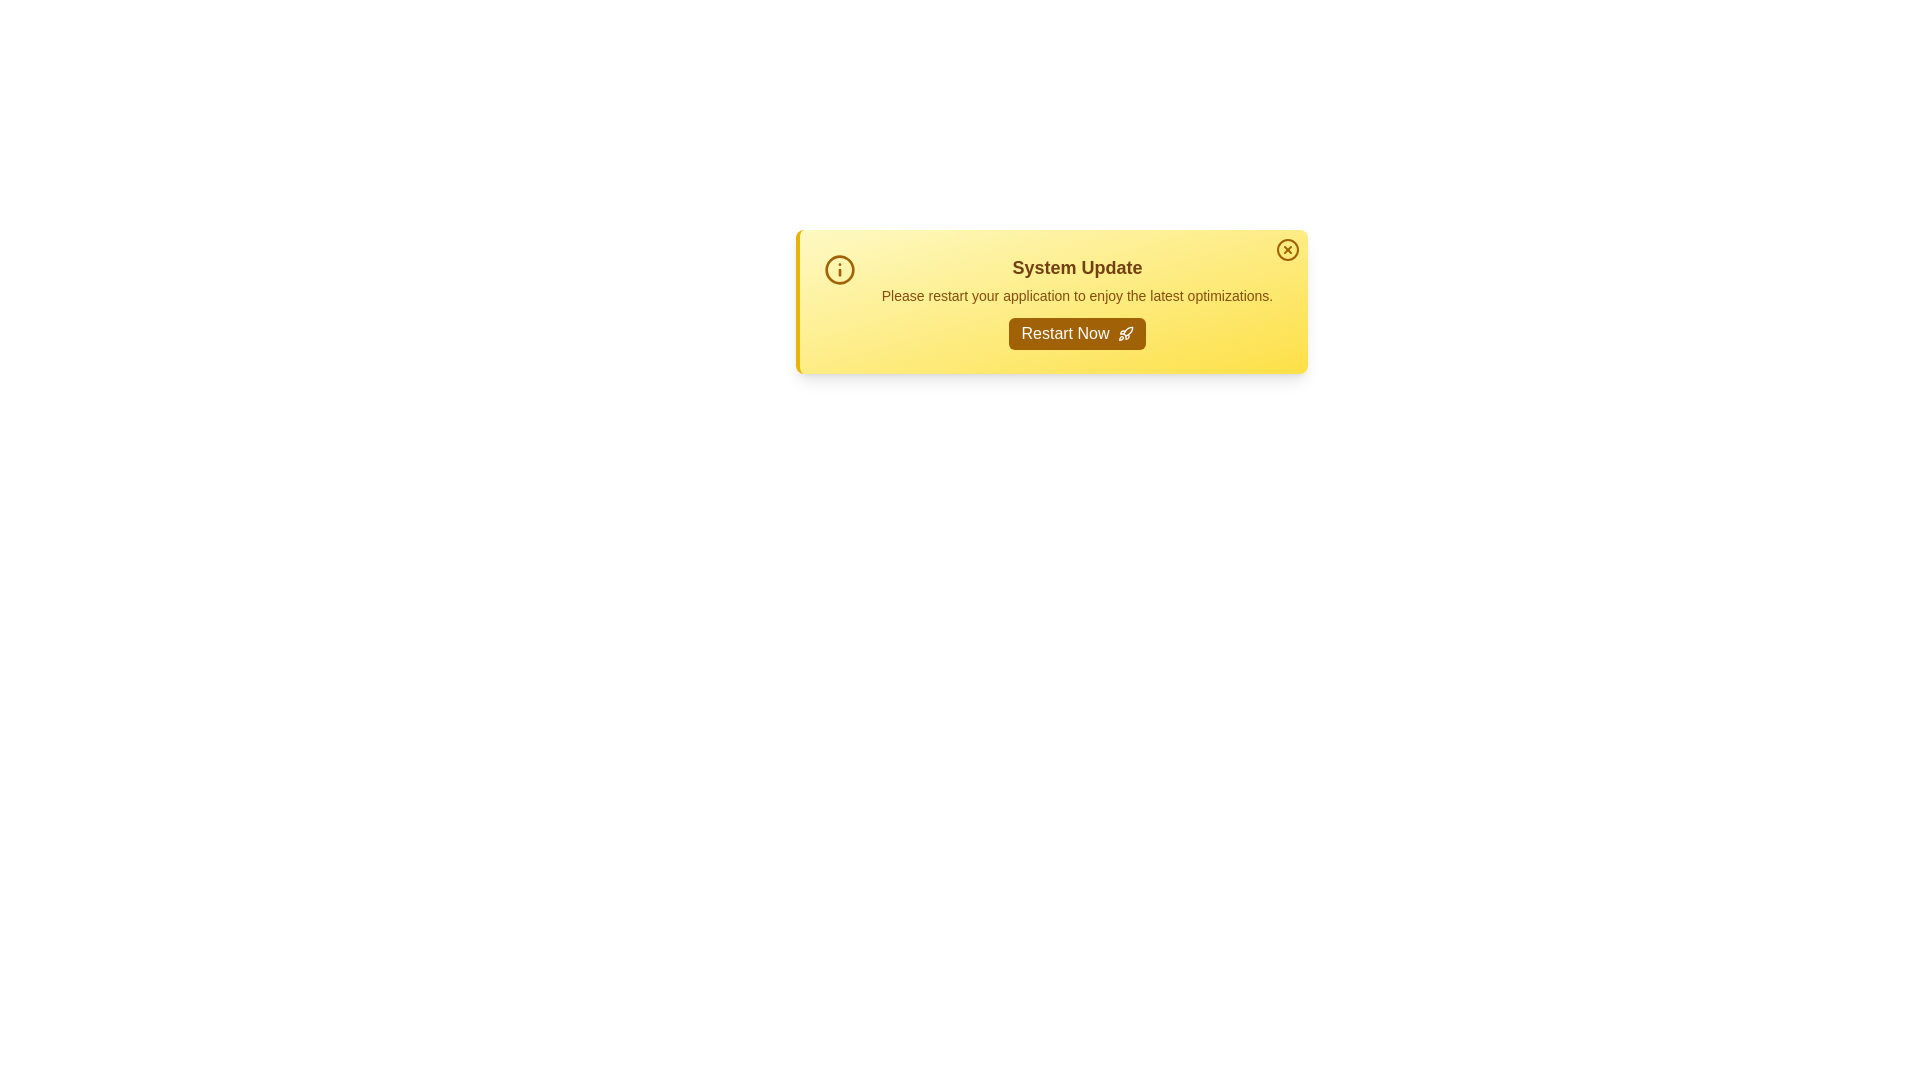  What do you see at coordinates (1287, 249) in the screenshot?
I see `the close button to dismiss the alert` at bounding box center [1287, 249].